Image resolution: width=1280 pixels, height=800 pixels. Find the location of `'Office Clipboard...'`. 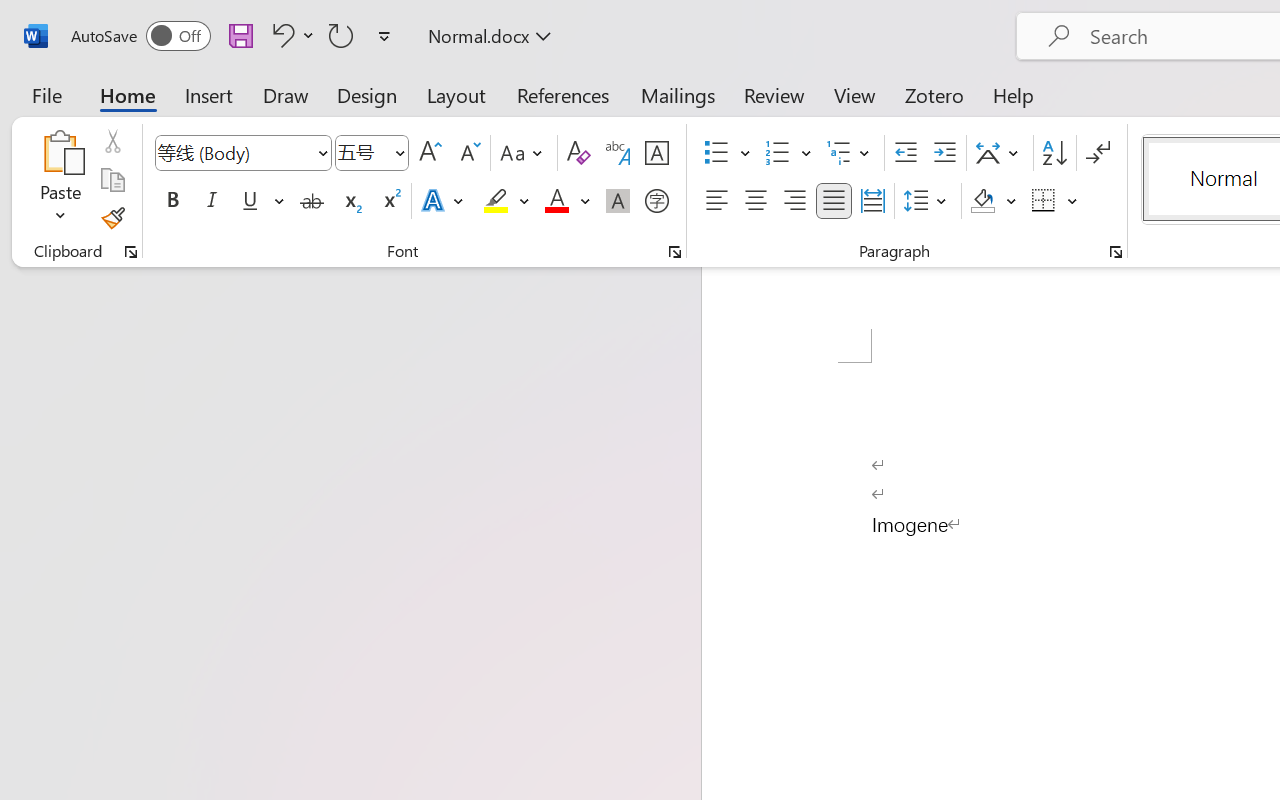

'Office Clipboard...' is located at coordinates (130, 251).